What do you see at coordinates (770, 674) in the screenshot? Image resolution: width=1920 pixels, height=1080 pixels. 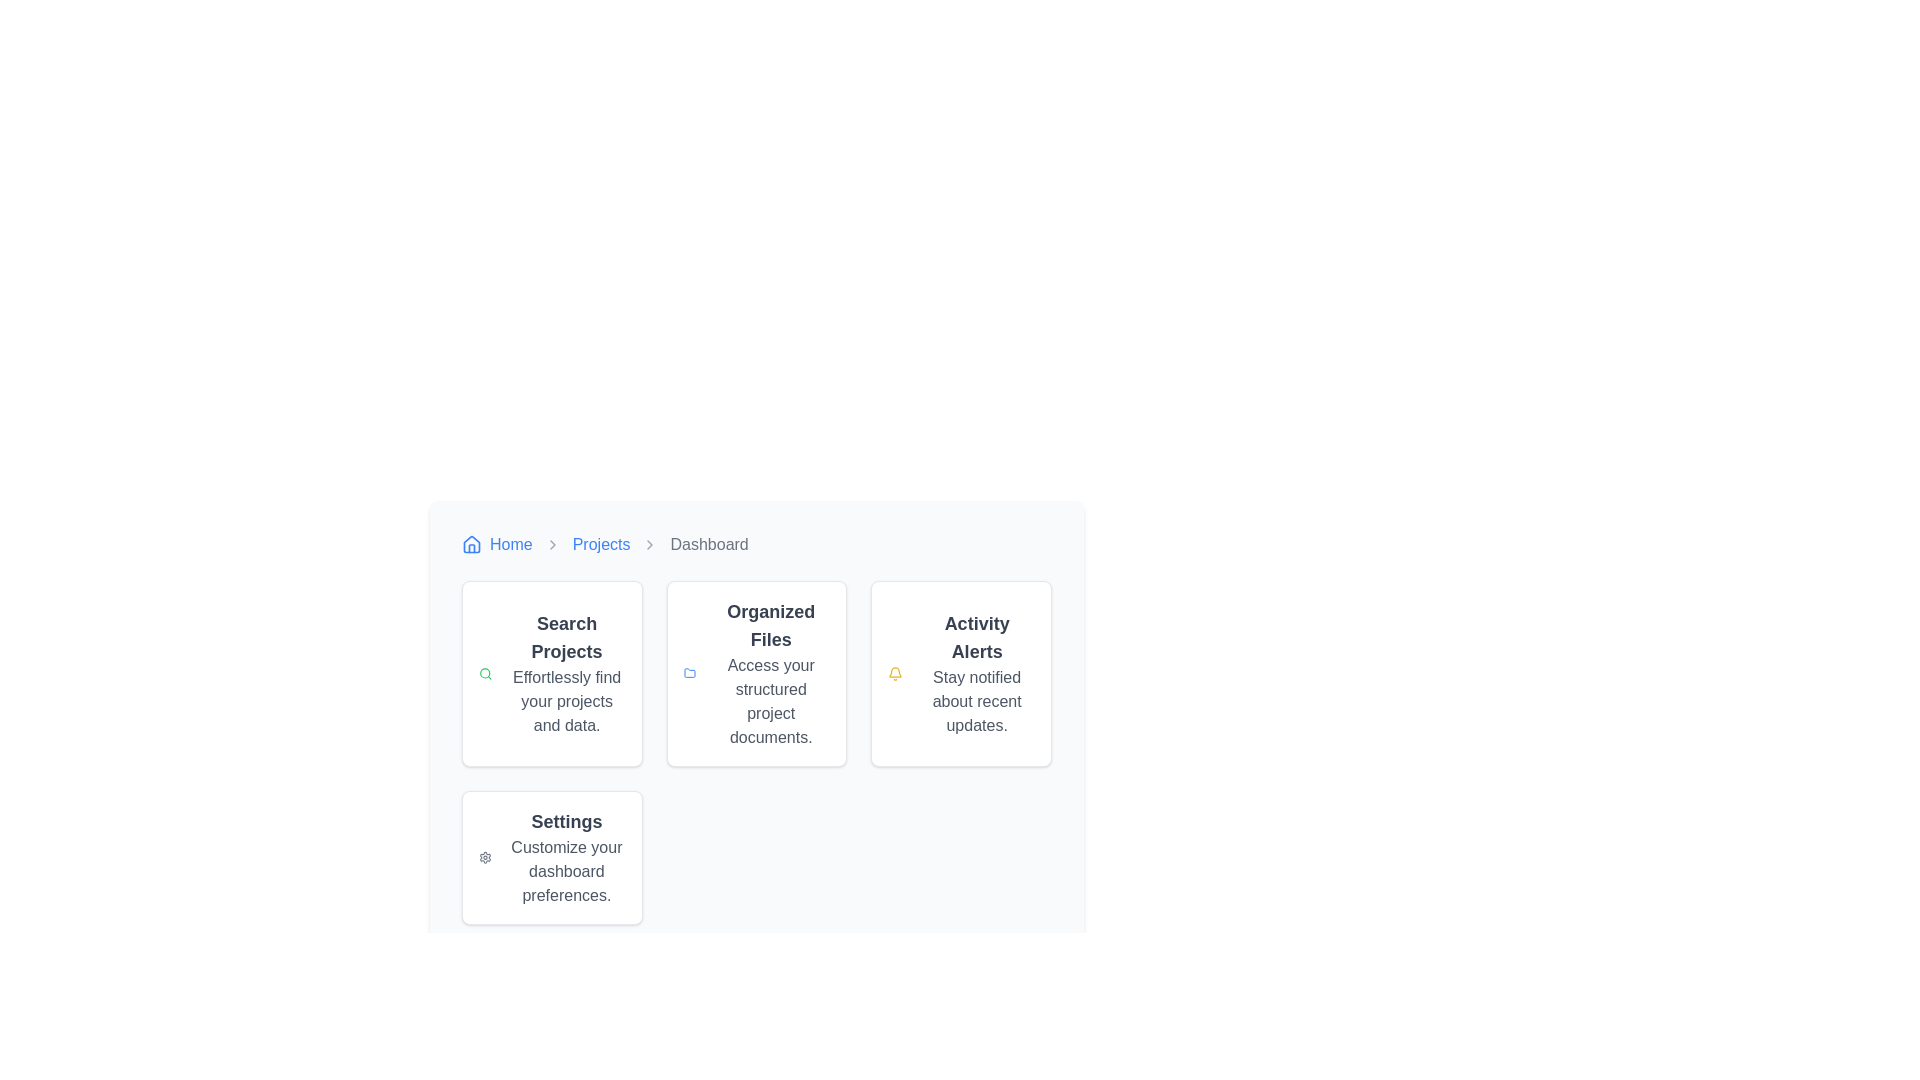 I see `title 'Organized Files' and subtitle 'Access your structured project documents.' from the informational card, which is the middle card in a row of three cards` at bounding box center [770, 674].